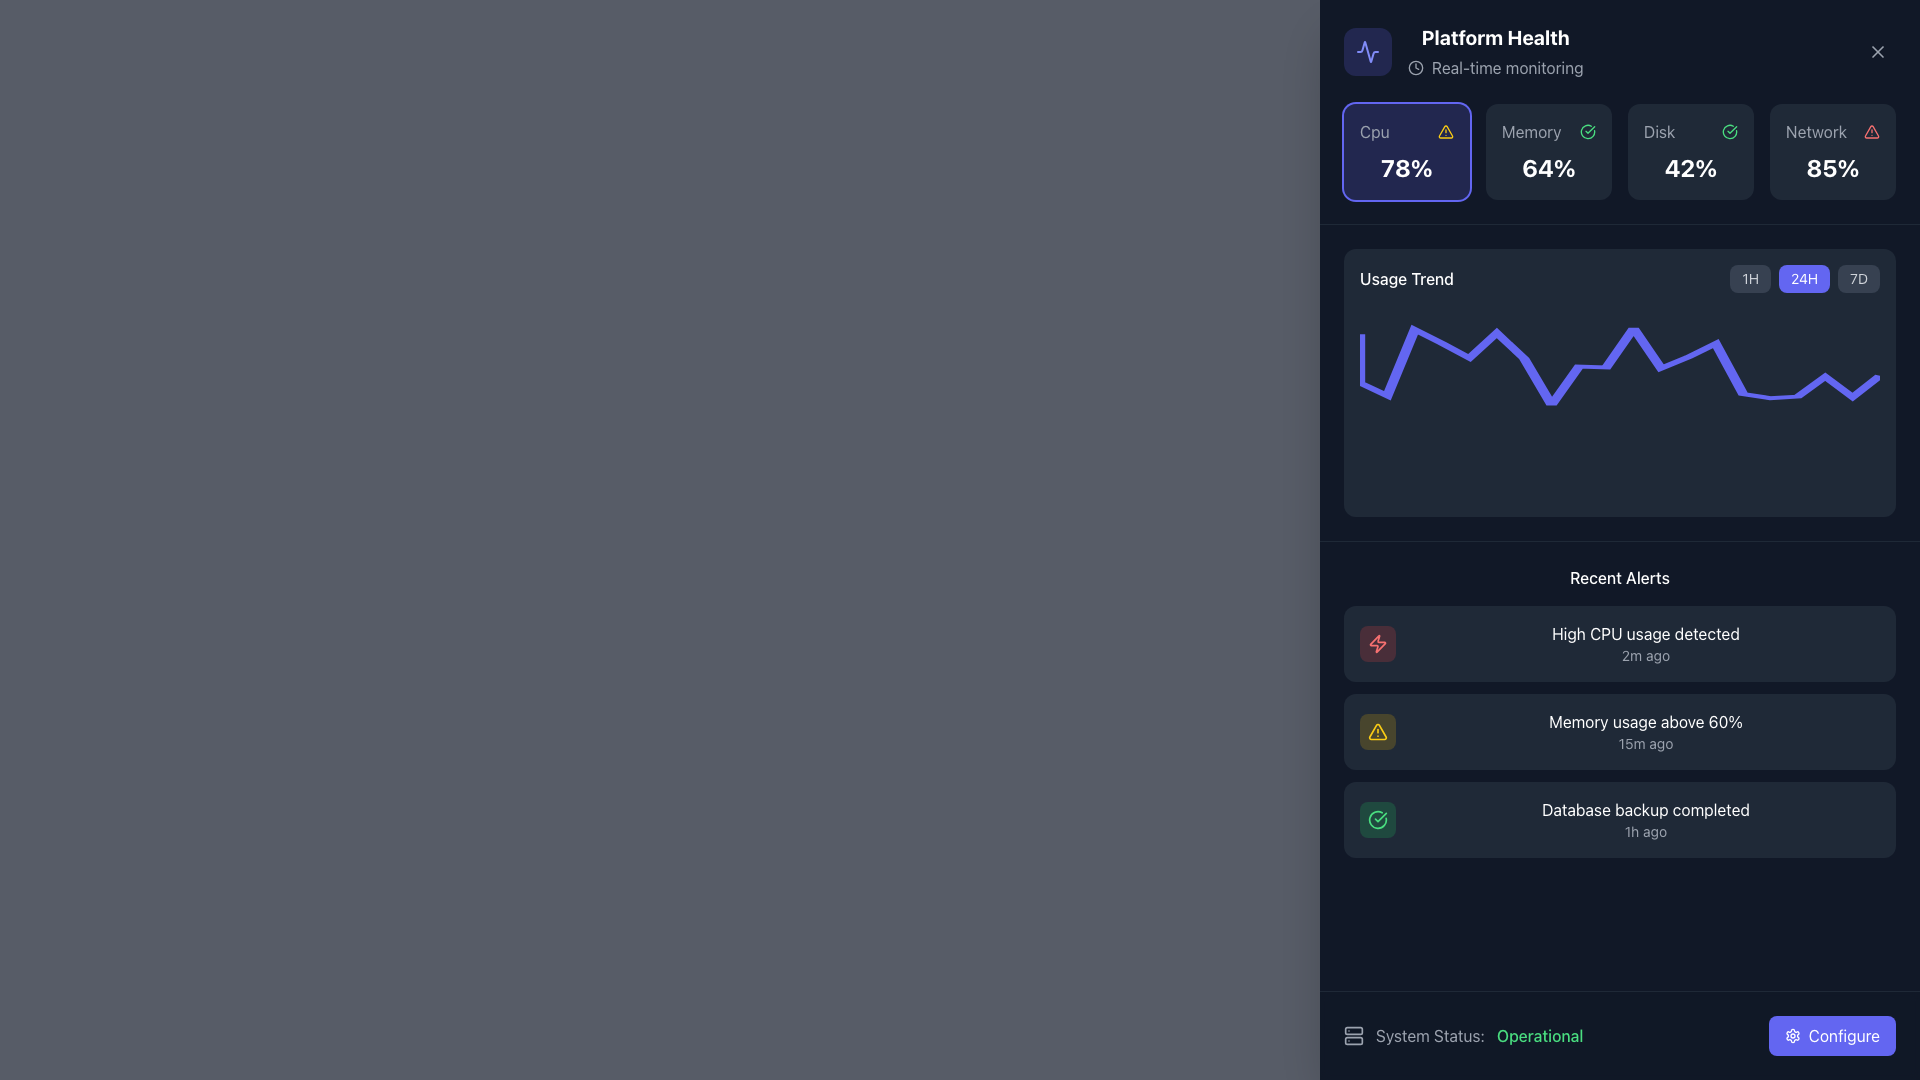  Describe the element at coordinates (1805, 278) in the screenshot. I see `the '24H' button, which is the middle option in a group of three buttons labeled '1H', '24H', and '7D', located to the right of the 'Usage Trend' heading` at that location.